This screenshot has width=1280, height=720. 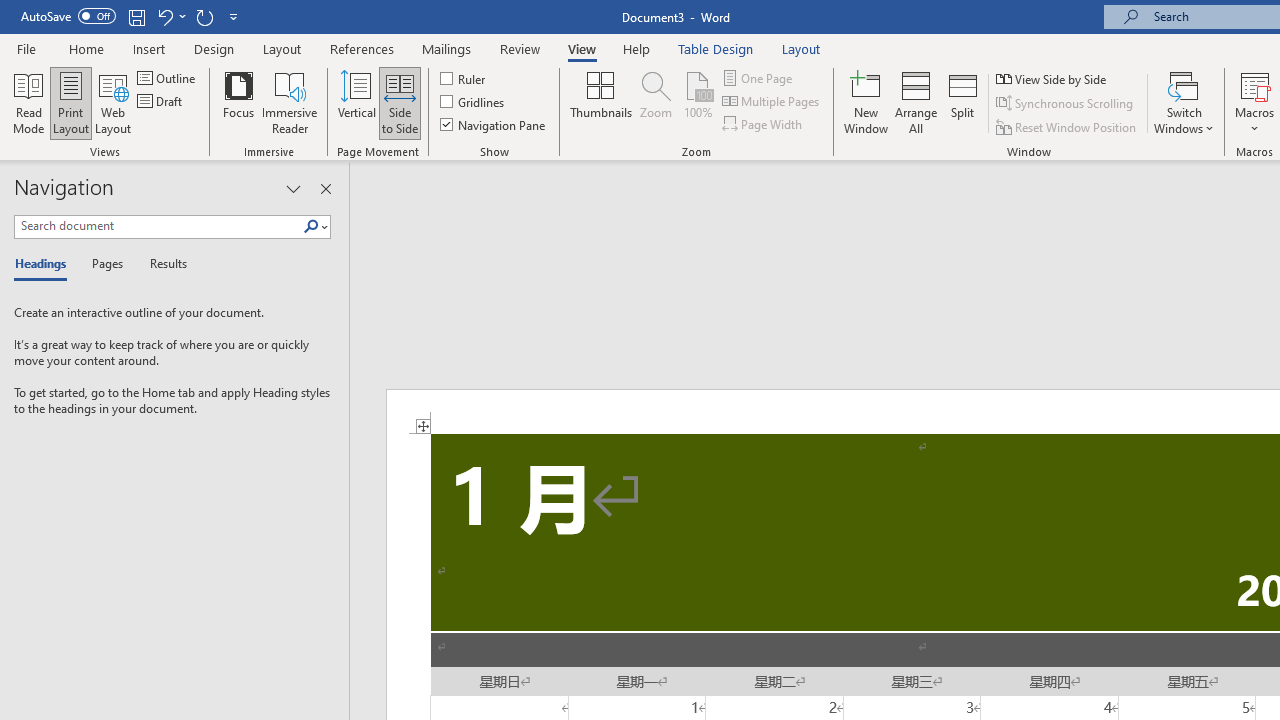 What do you see at coordinates (866, 103) in the screenshot?
I see `'New Window'` at bounding box center [866, 103].